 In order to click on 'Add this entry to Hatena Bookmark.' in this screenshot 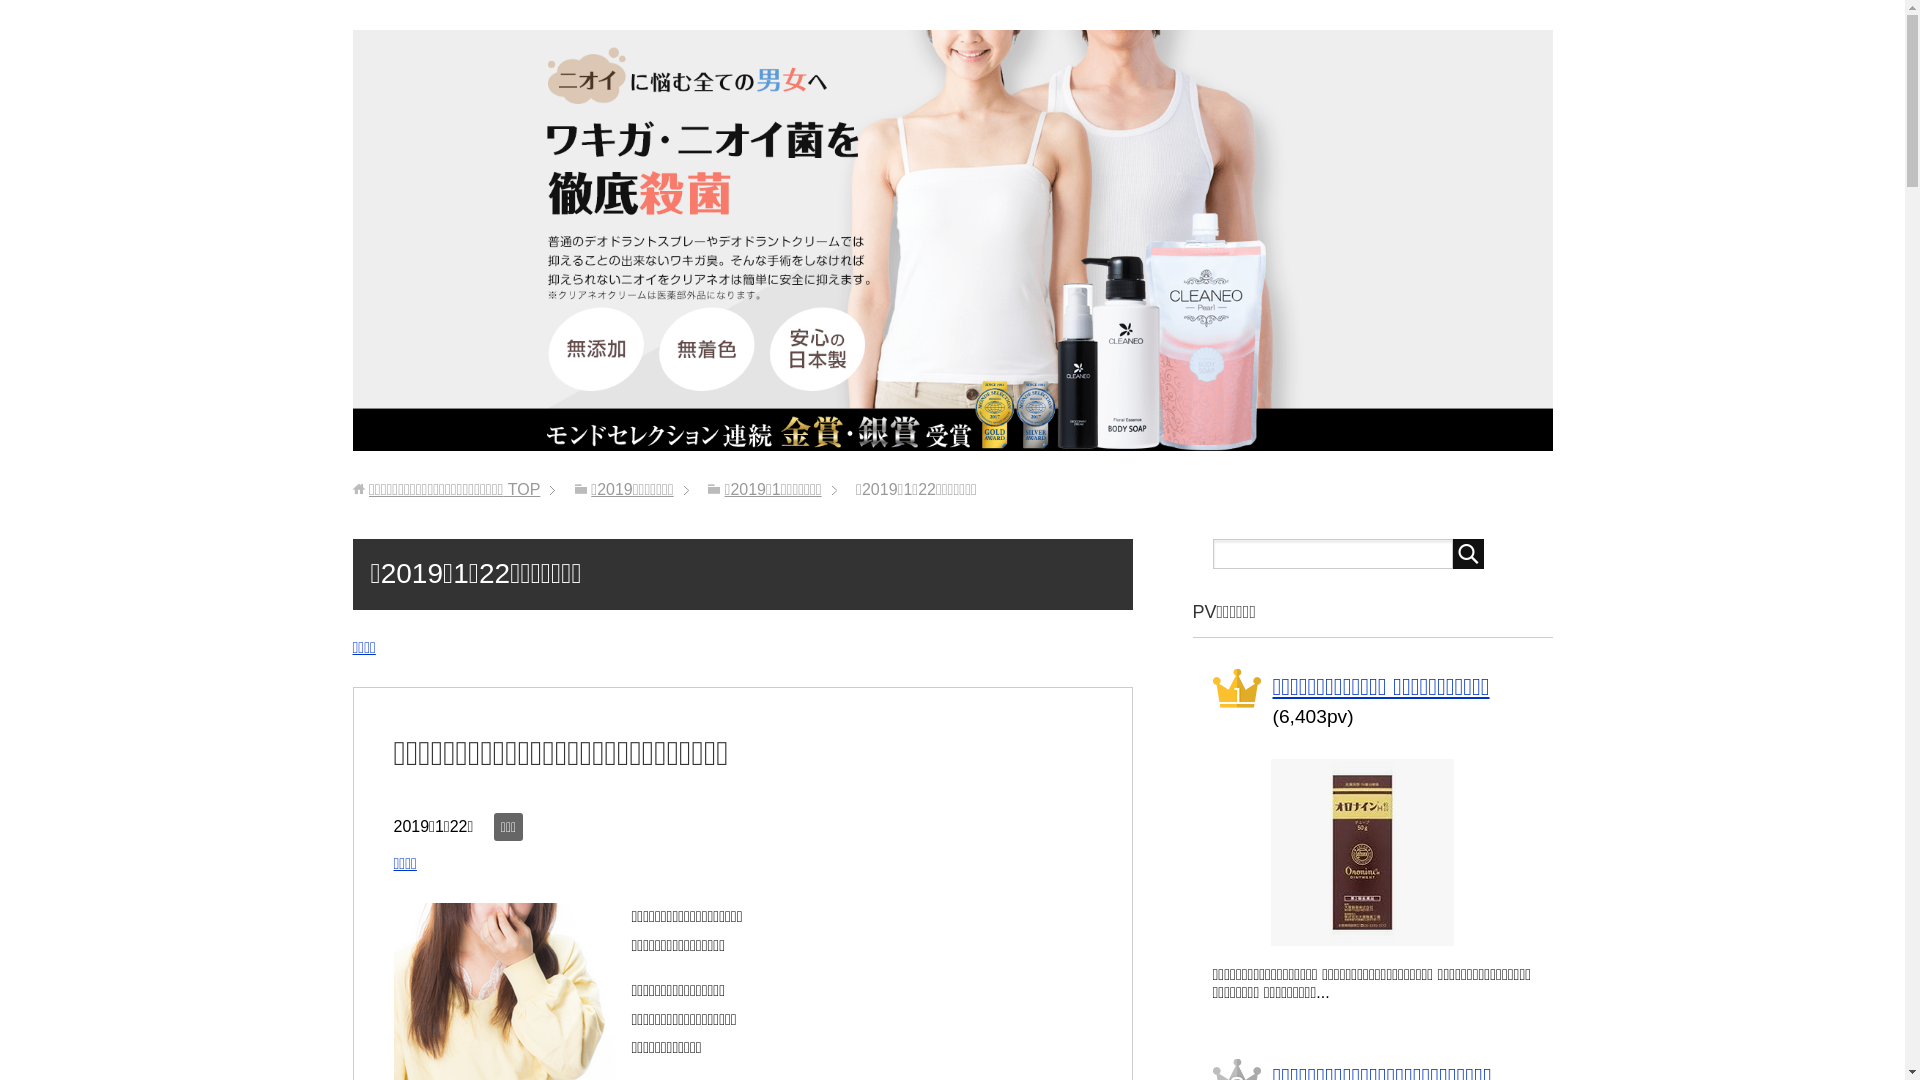, I will do `click(459, 865)`.